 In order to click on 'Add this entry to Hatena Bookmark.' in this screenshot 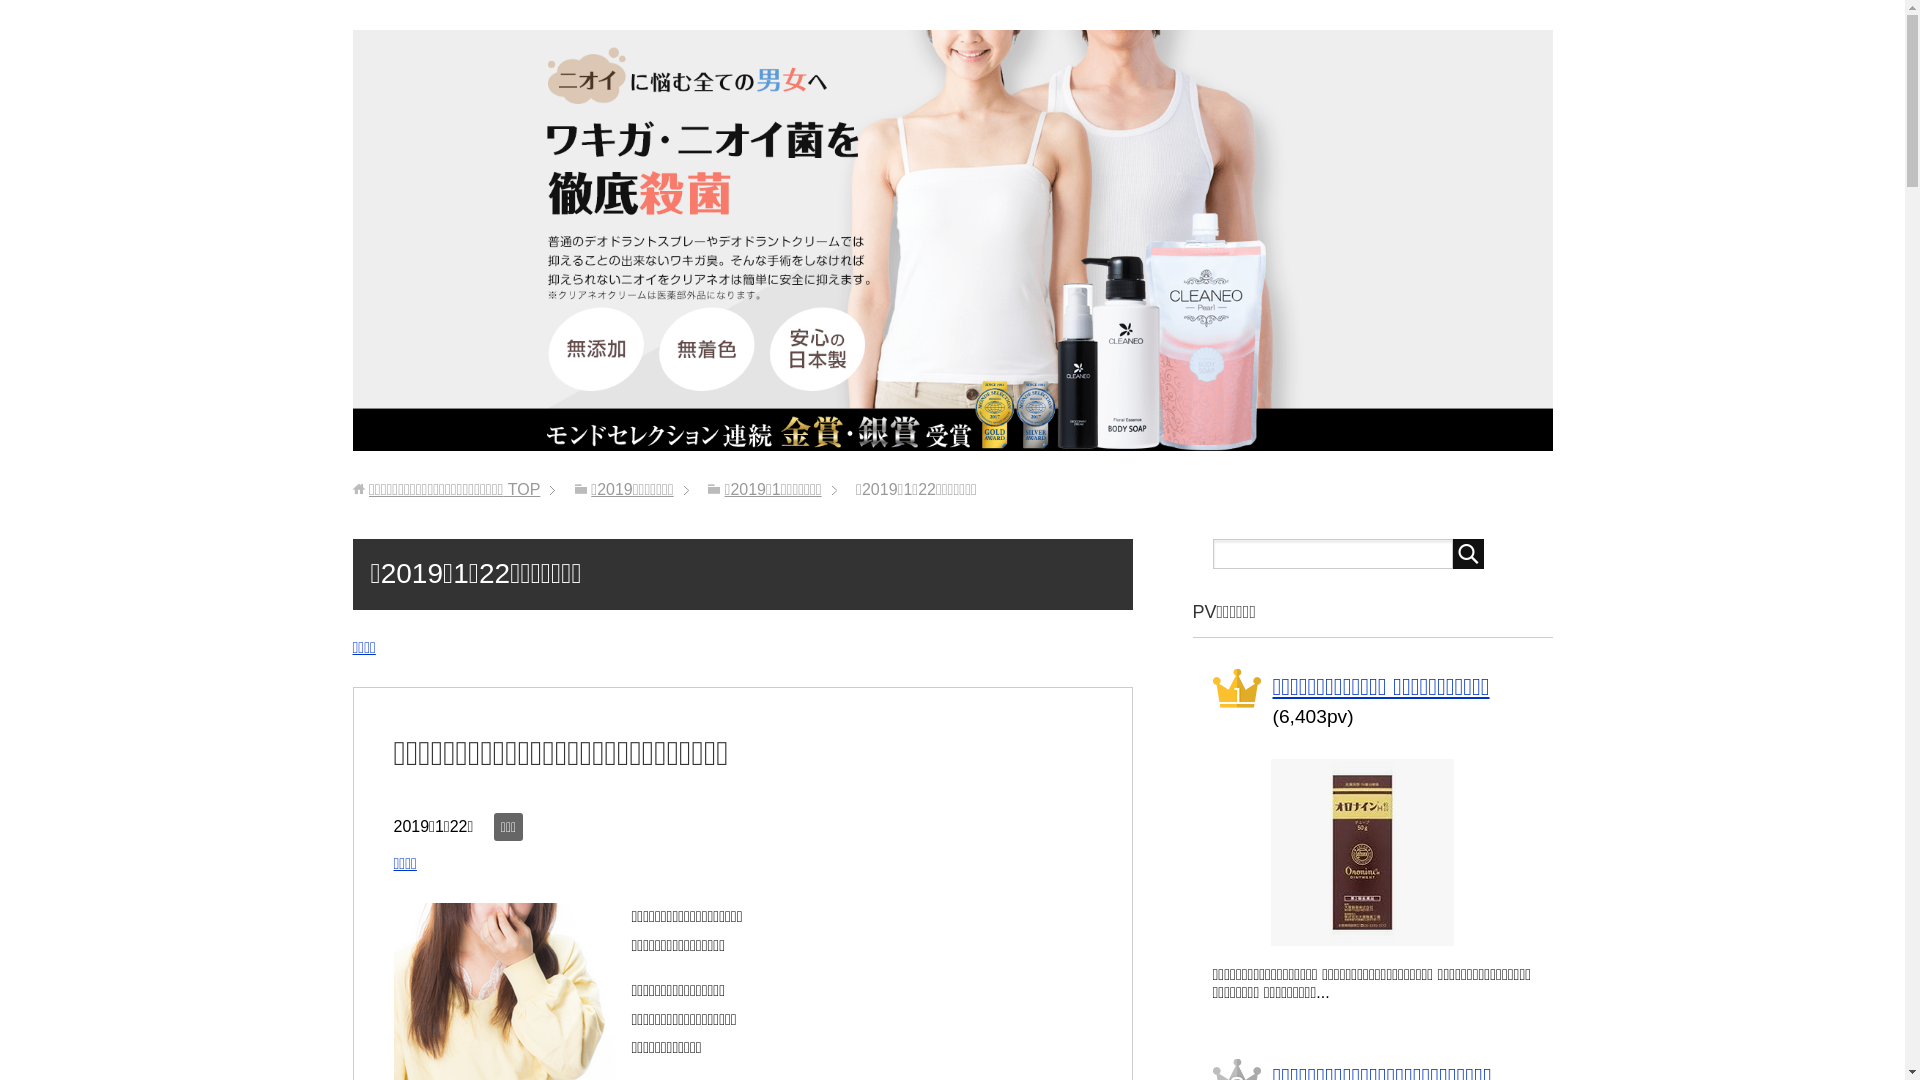, I will do `click(459, 865)`.